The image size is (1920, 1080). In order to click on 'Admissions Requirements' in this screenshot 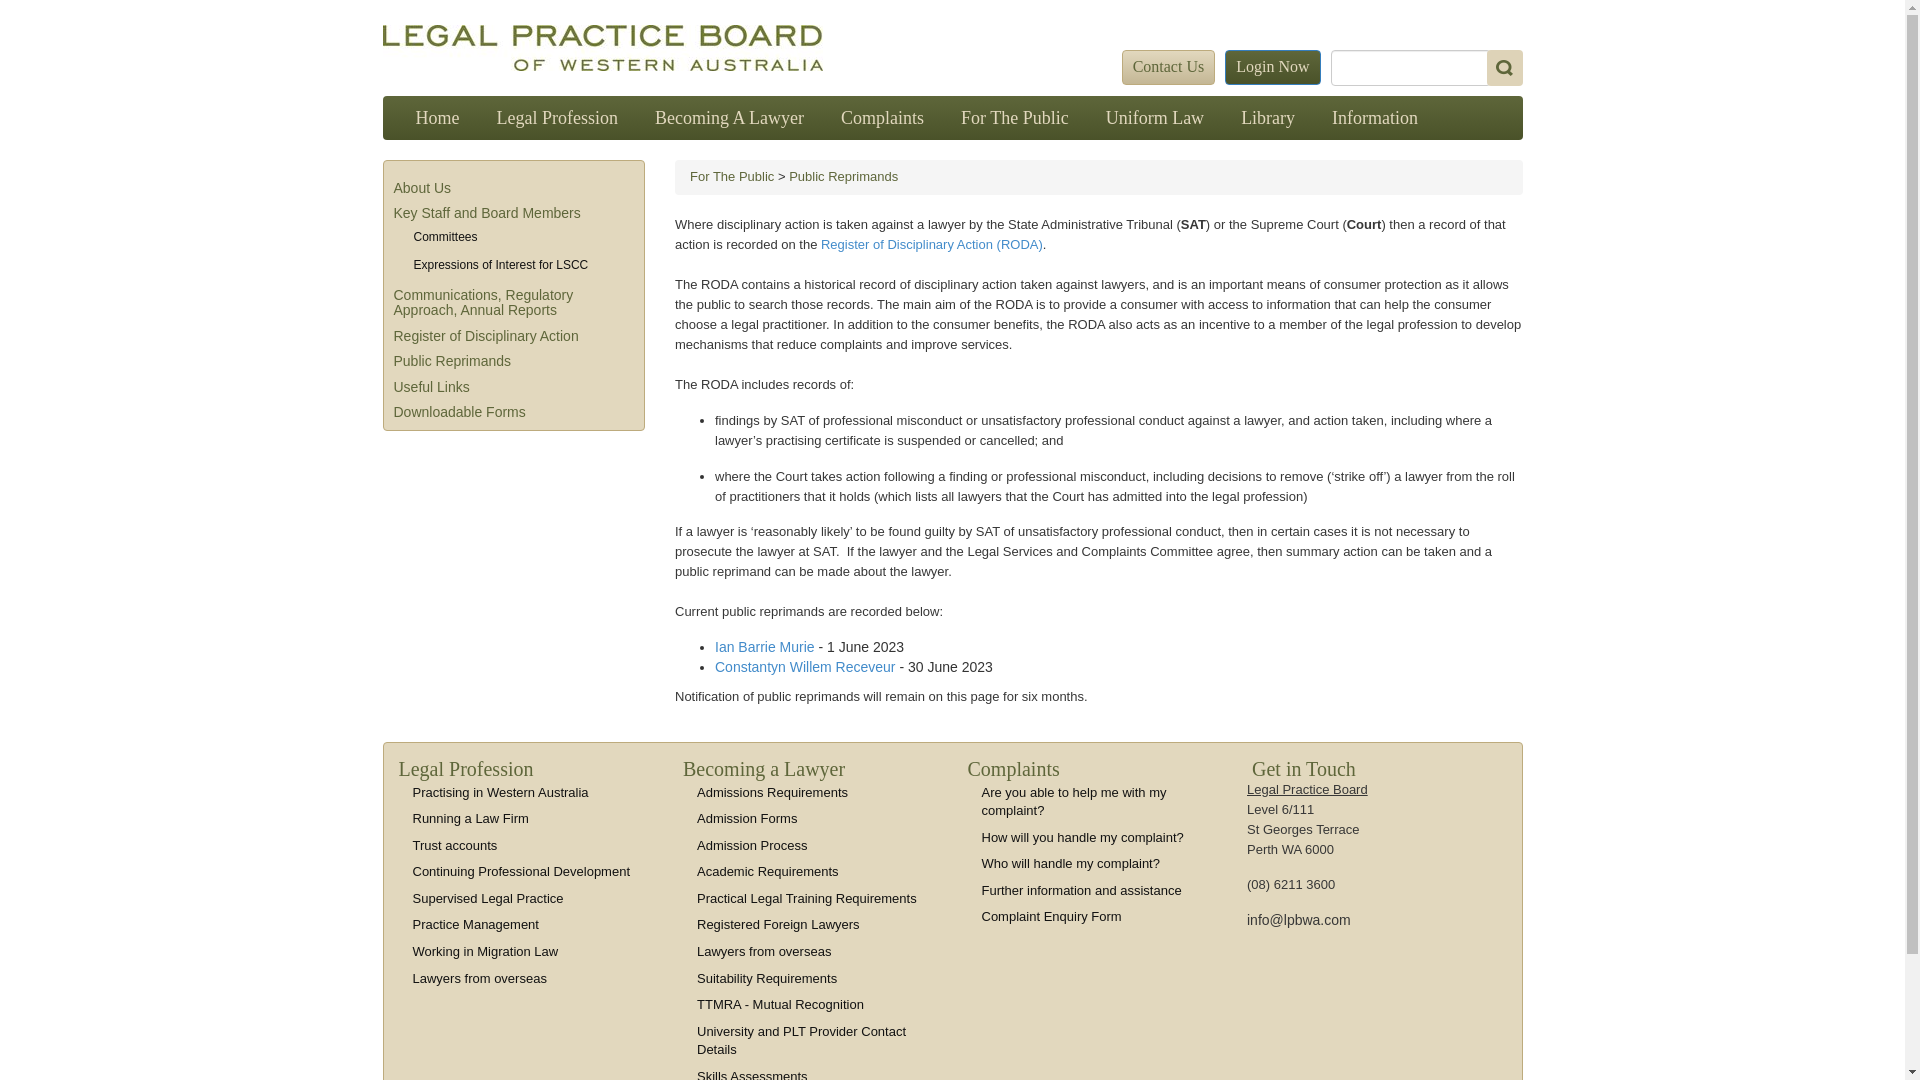, I will do `click(771, 791)`.